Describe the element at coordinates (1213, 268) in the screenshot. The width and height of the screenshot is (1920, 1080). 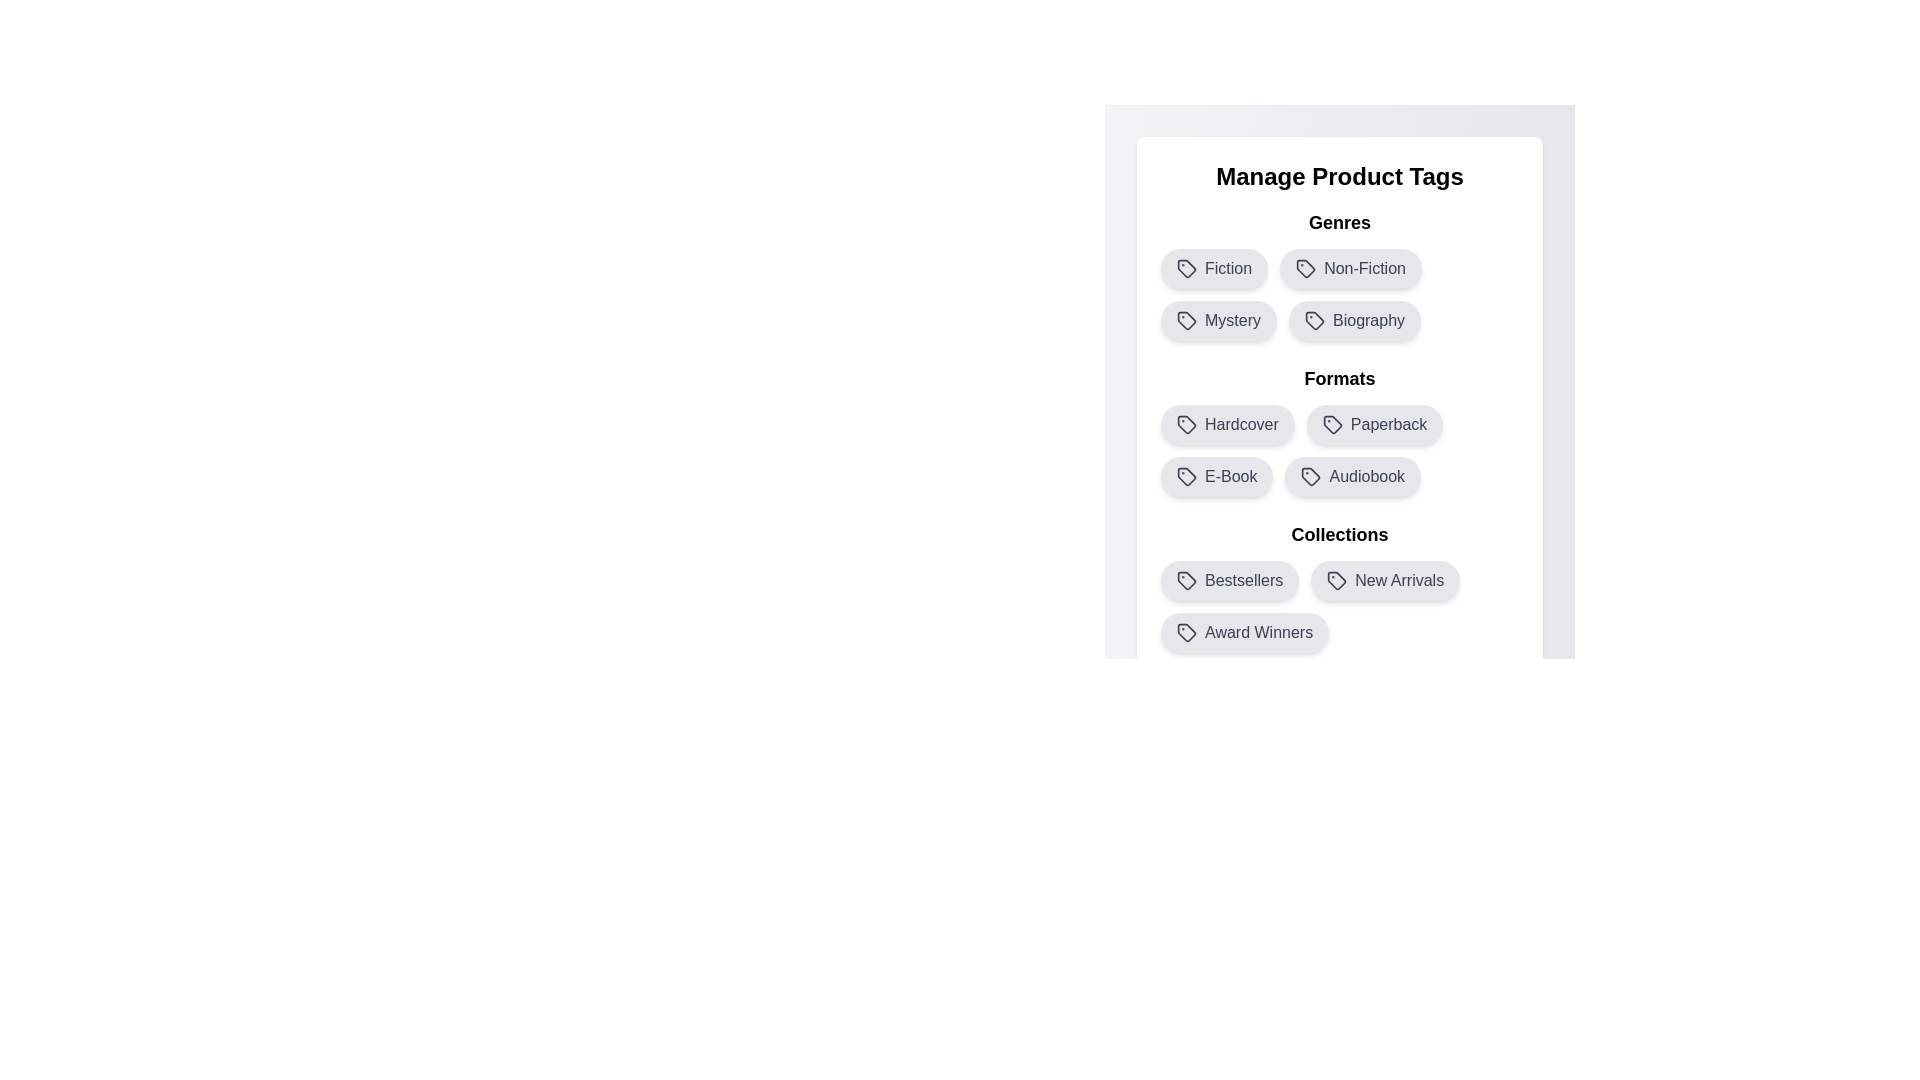
I see `the 'Fiction' button` at that location.